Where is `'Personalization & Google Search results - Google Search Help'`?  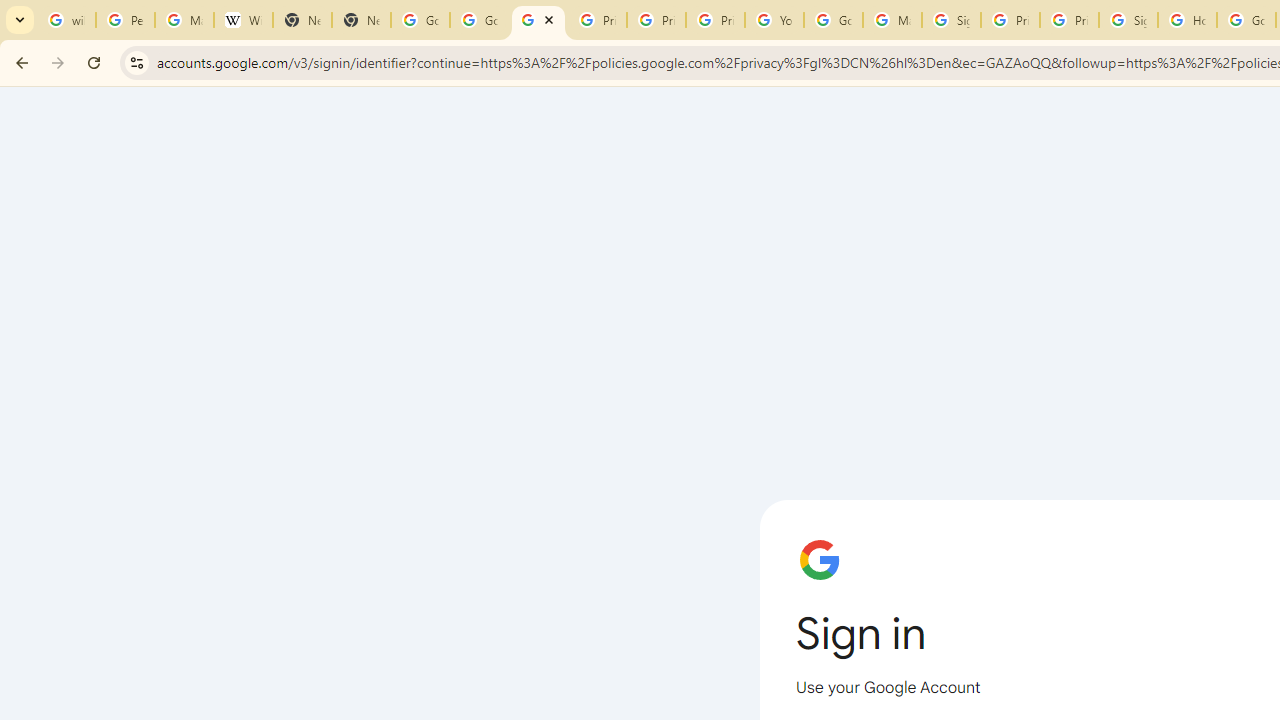 'Personalization & Google Search results - Google Search Help' is located at coordinates (124, 20).